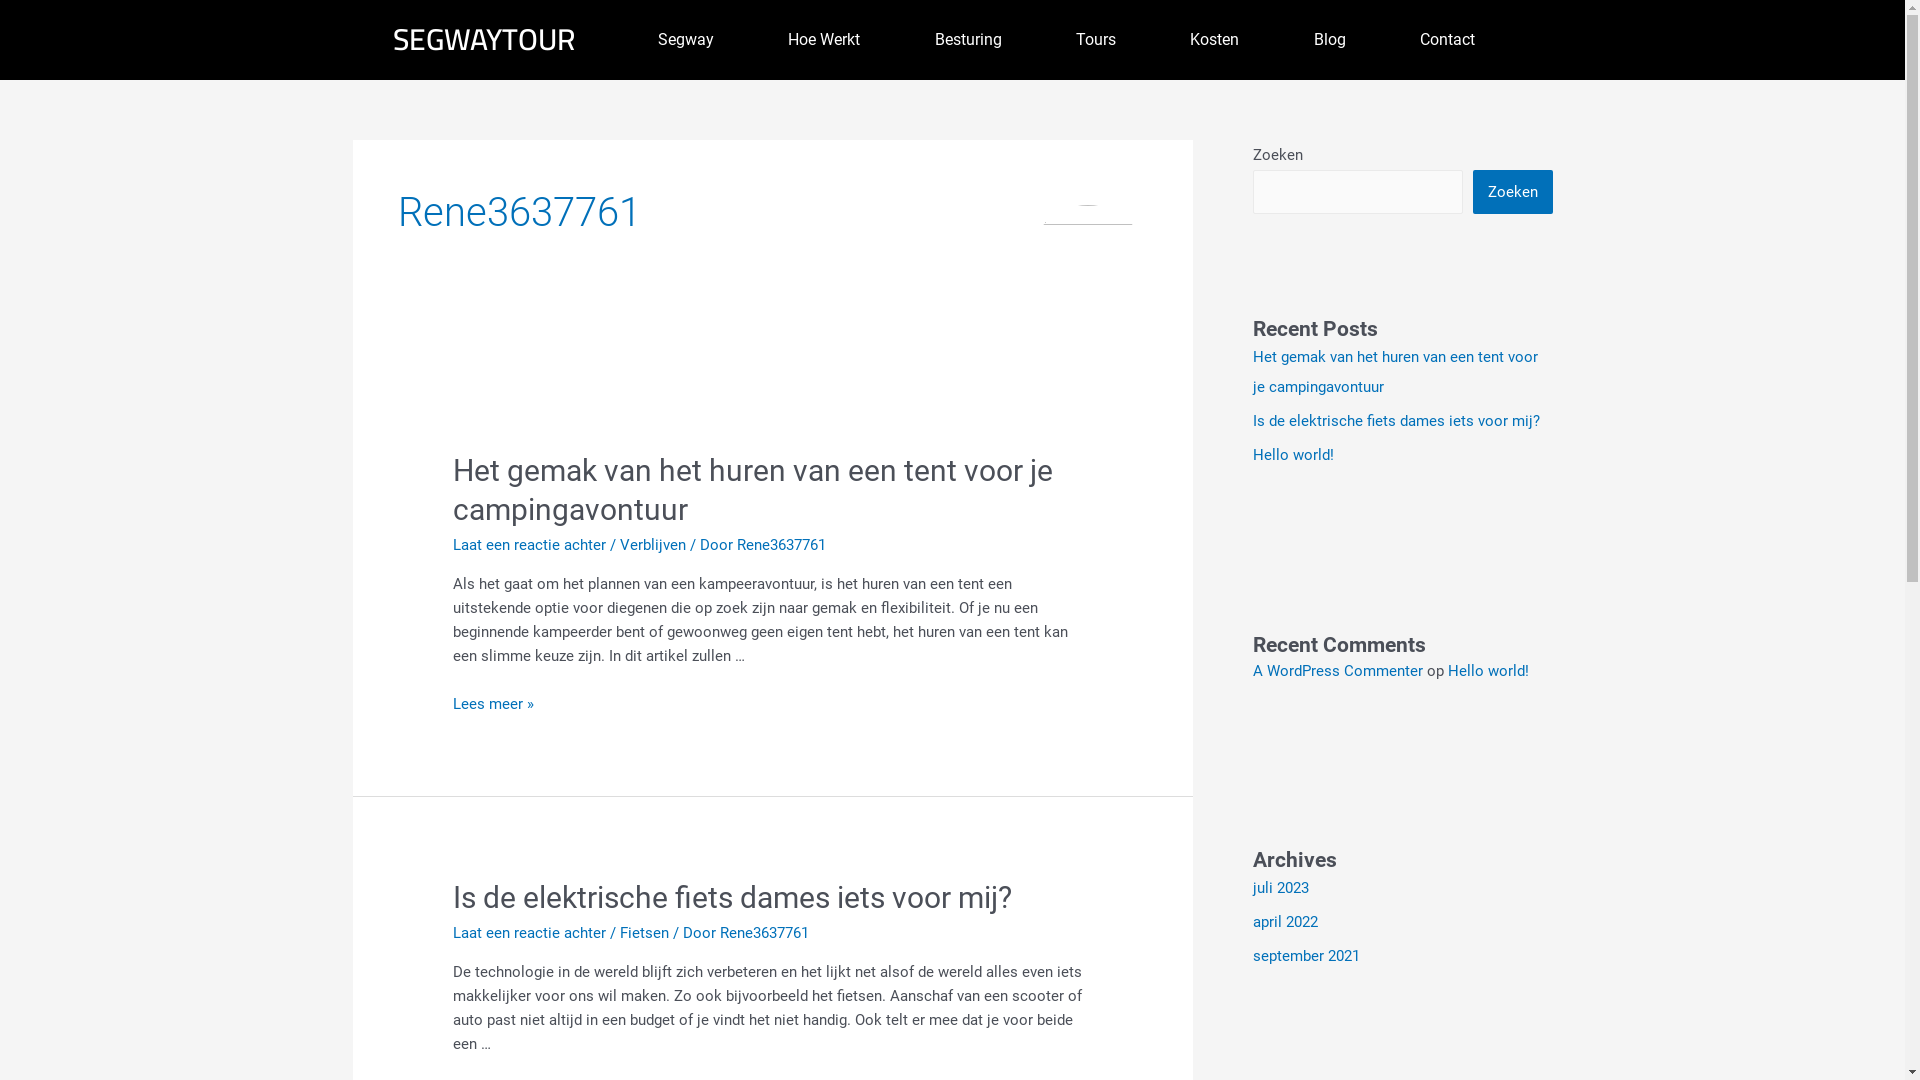 This screenshot has width=1920, height=1080. I want to click on 'Zoeken', so click(1472, 192).